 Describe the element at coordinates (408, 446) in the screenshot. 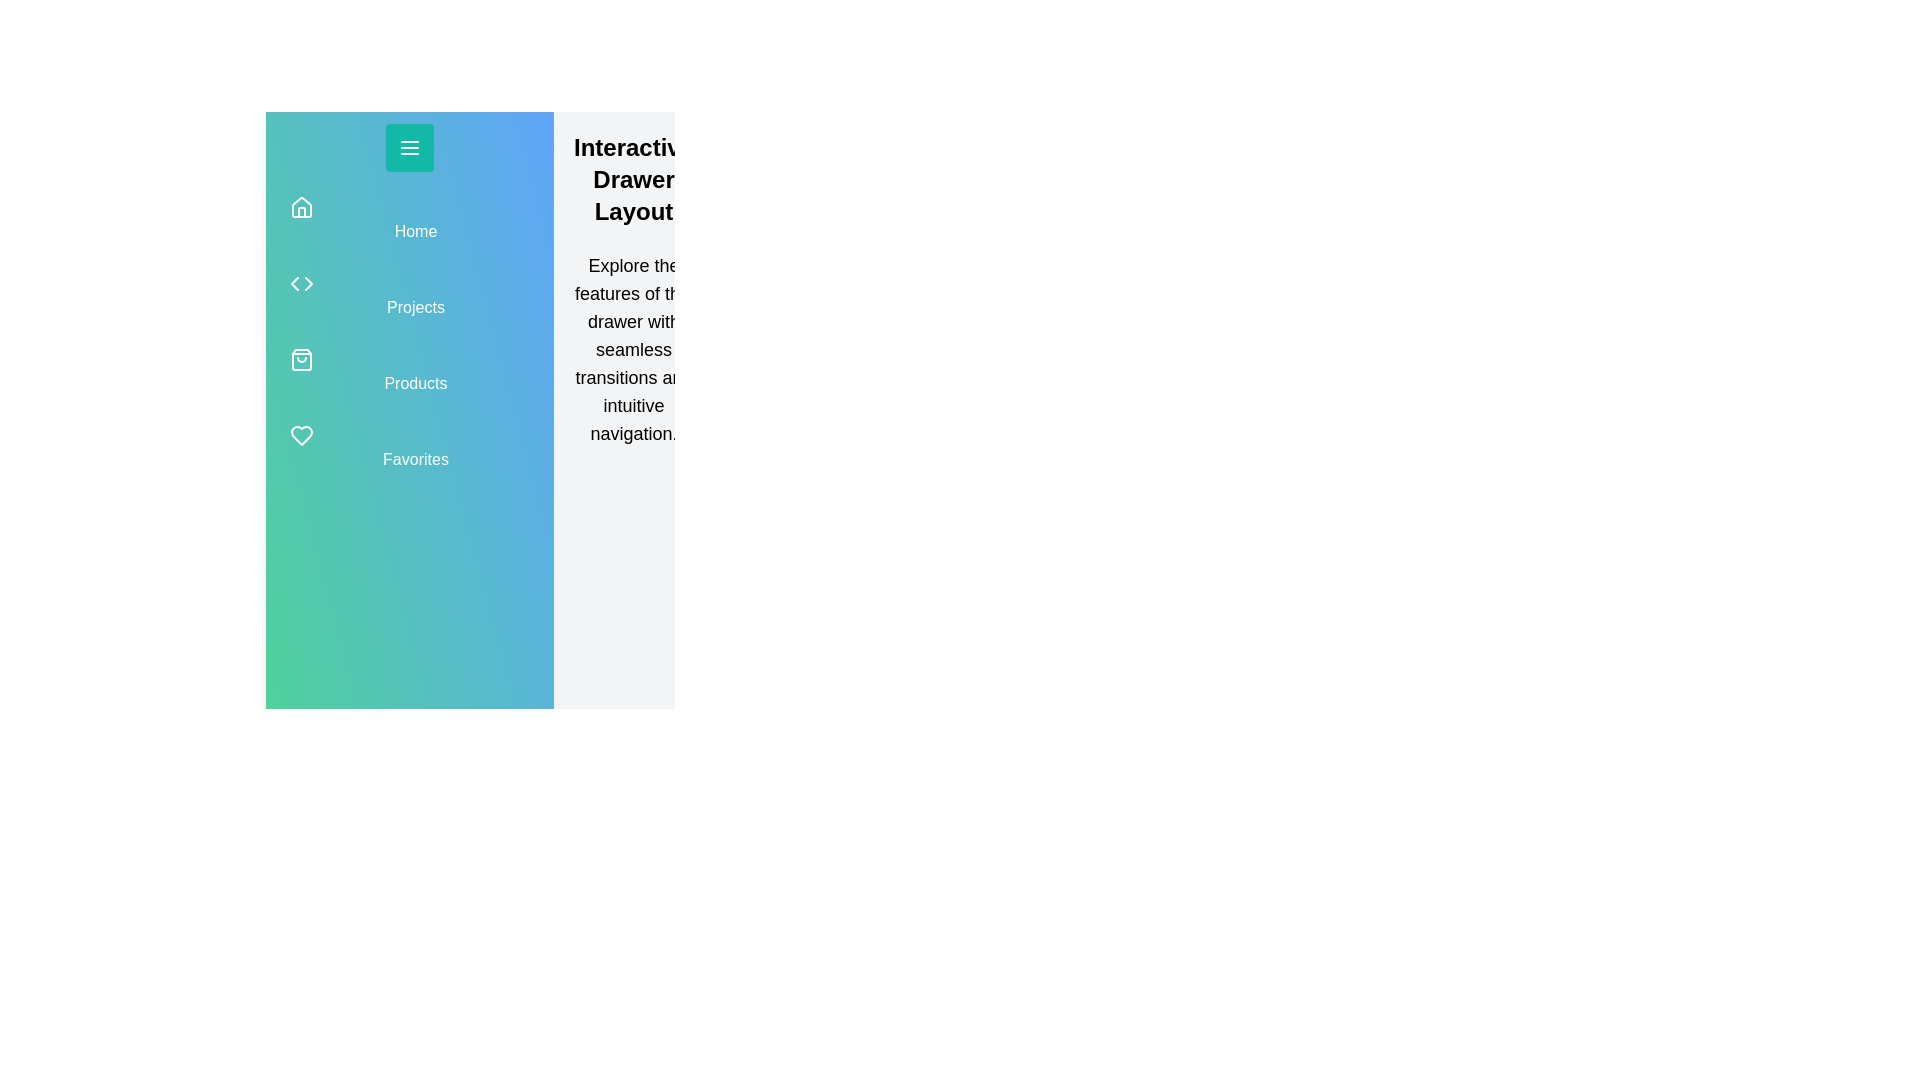

I see `the navigation item Favorites` at that location.